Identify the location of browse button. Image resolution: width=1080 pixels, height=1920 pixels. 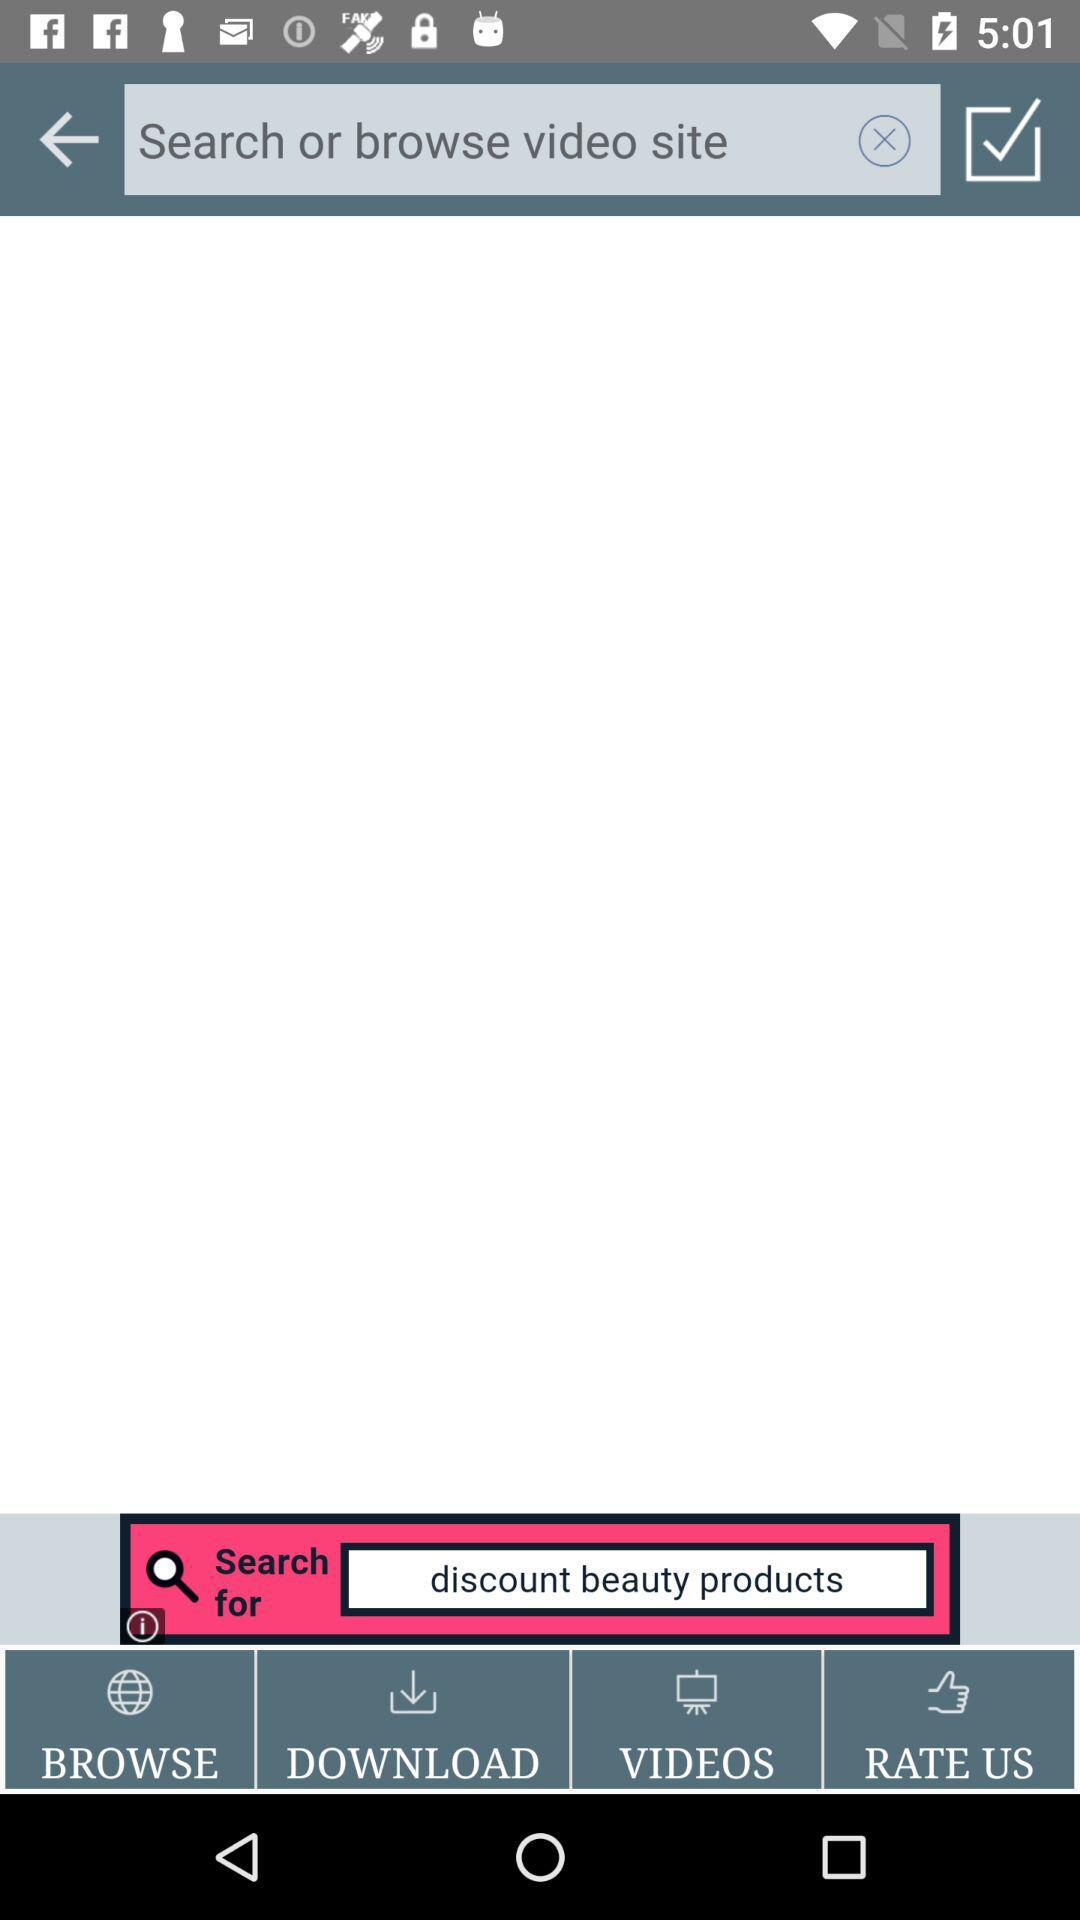
(129, 1718).